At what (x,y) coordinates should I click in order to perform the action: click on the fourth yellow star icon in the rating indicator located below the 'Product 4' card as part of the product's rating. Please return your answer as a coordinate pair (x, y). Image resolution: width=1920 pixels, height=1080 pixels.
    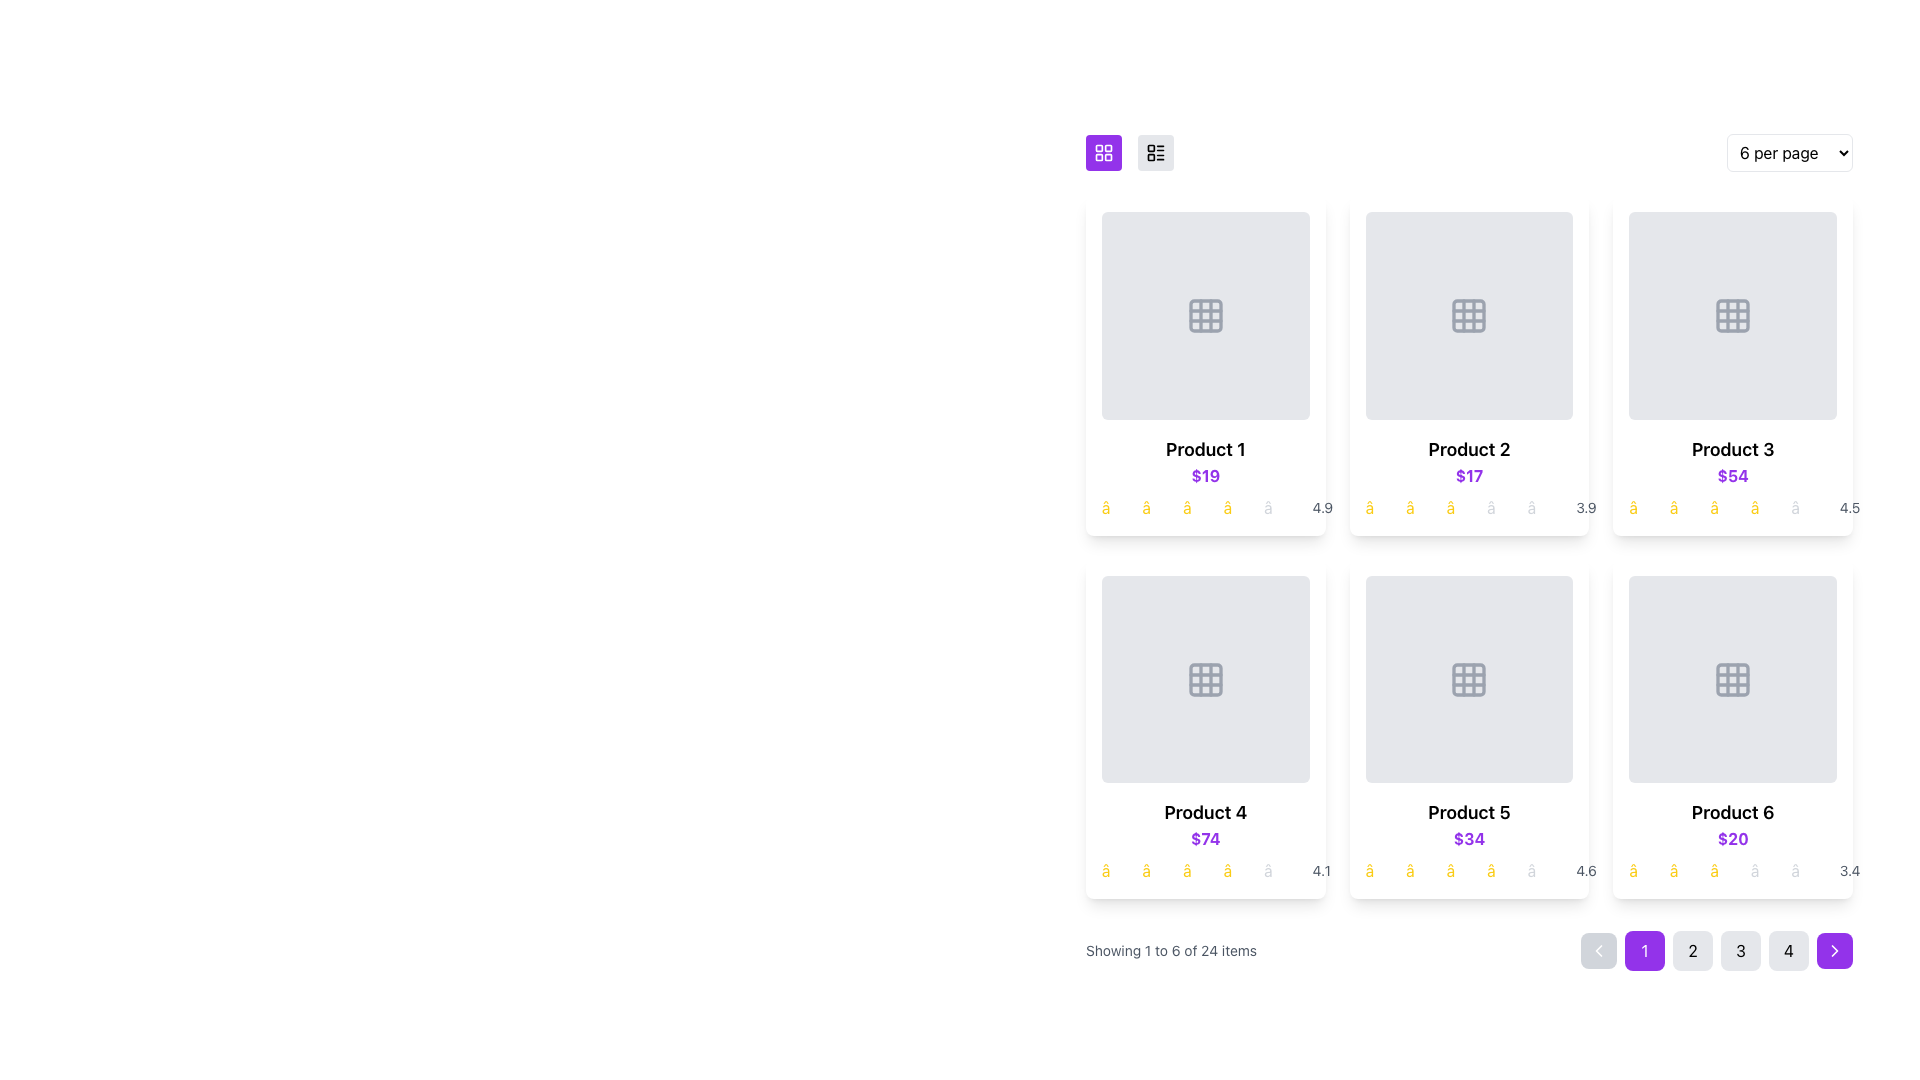
    Looking at the image, I should click on (1242, 870).